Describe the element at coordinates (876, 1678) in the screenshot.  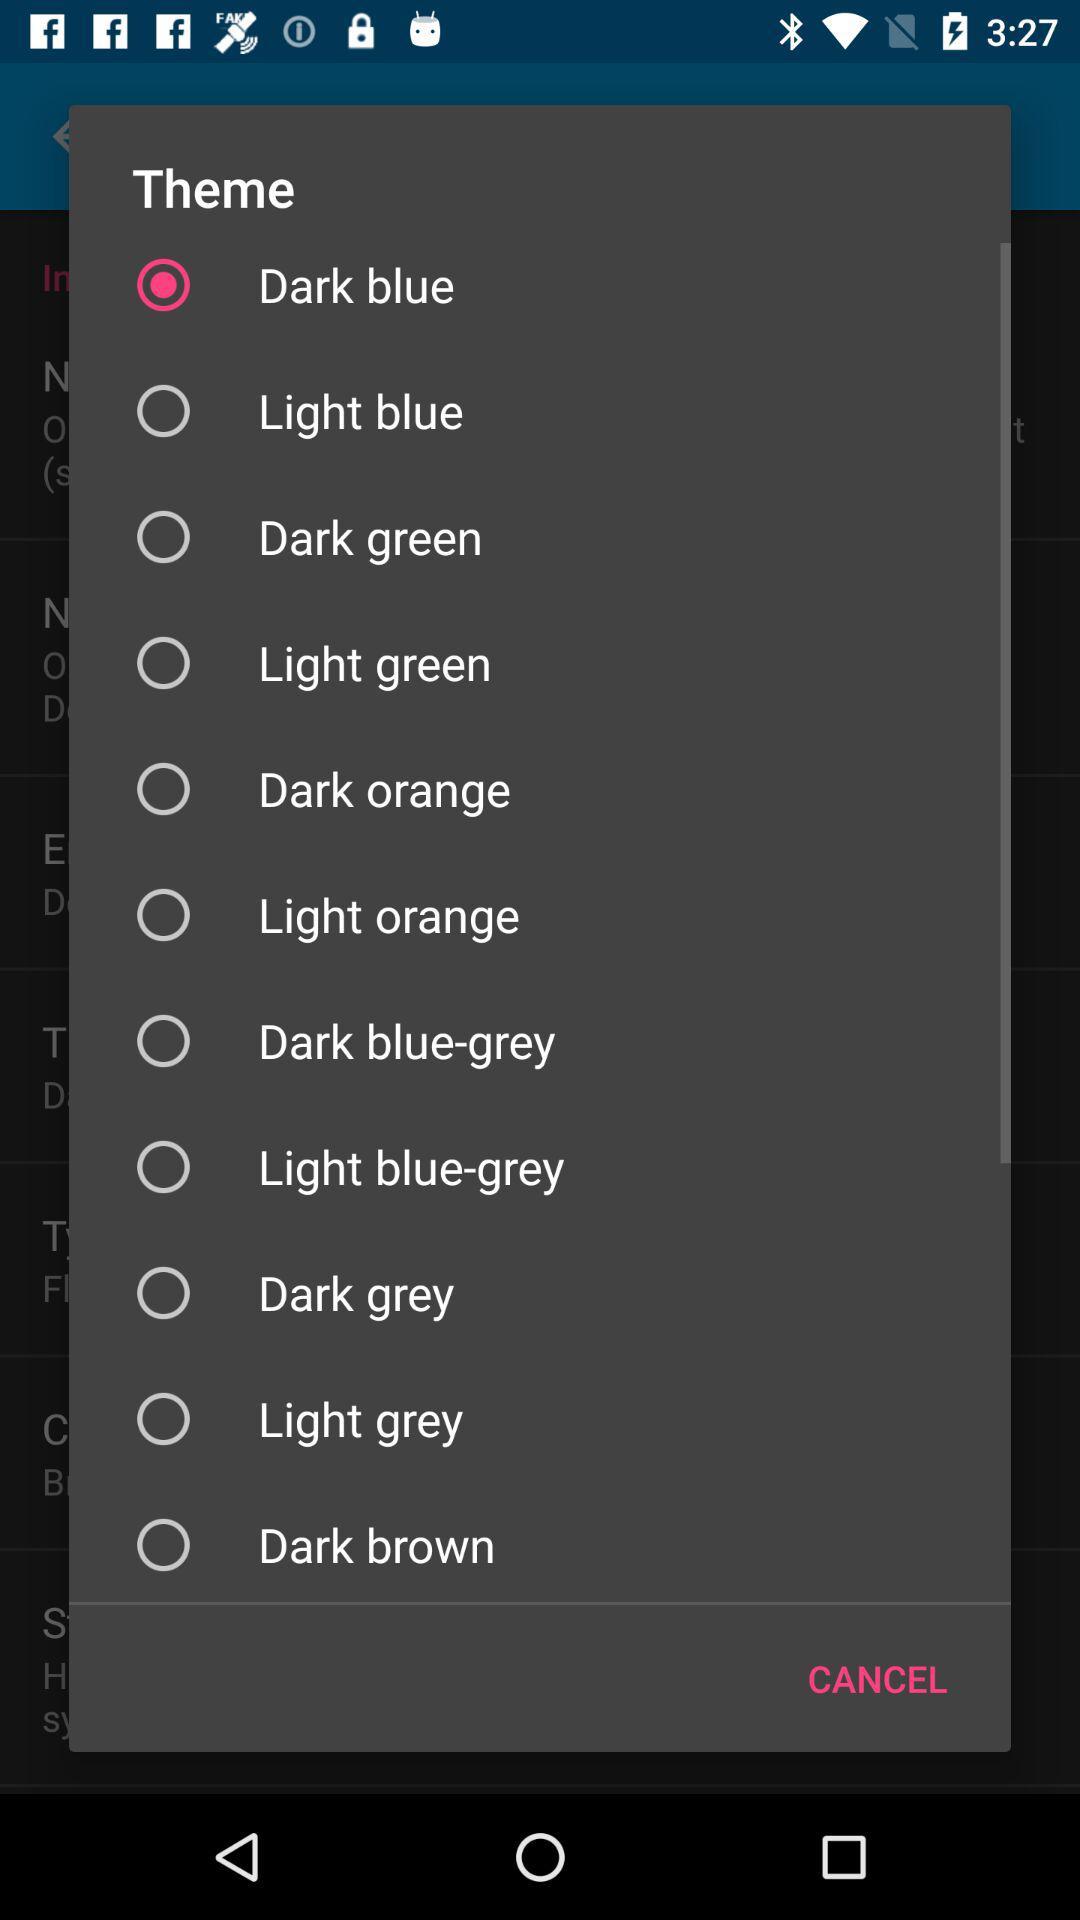
I see `cancel at the bottom right corner` at that location.